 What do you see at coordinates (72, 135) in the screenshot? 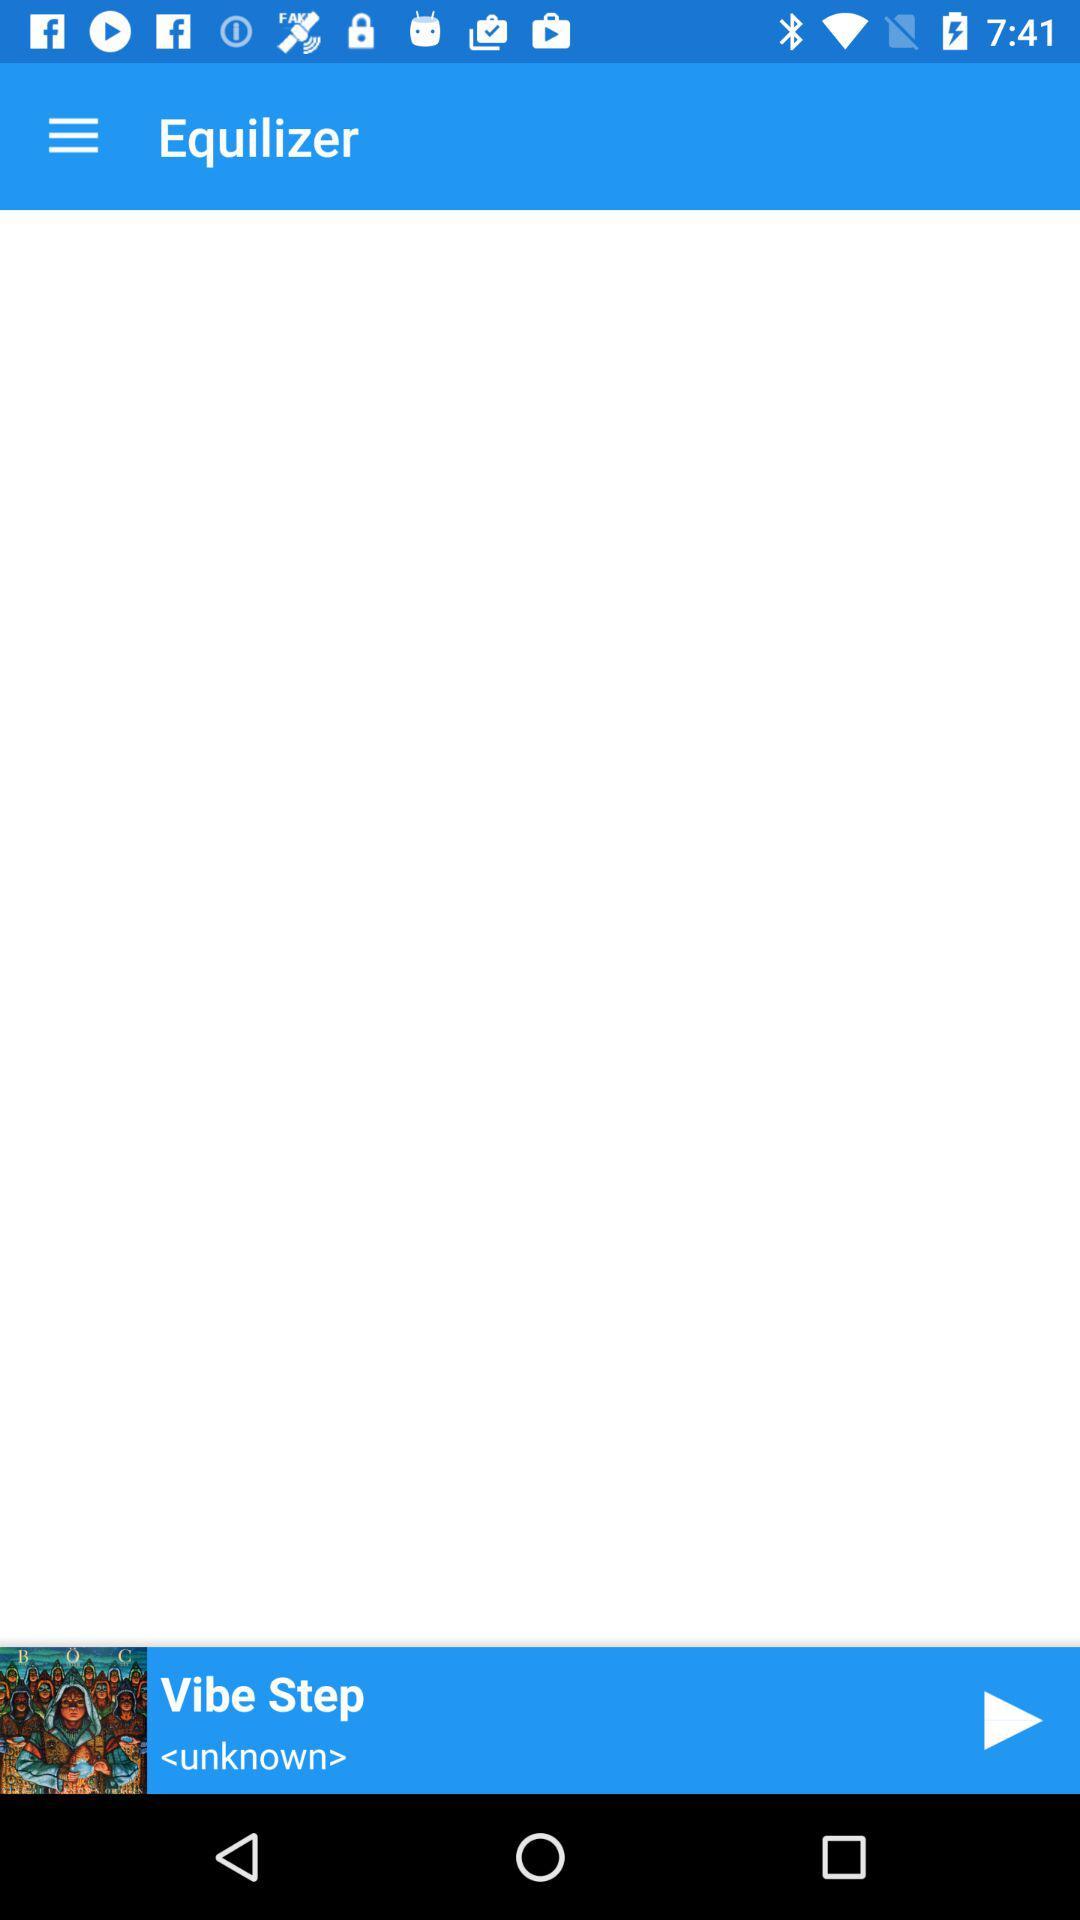
I see `the item next to equilizer icon` at bounding box center [72, 135].